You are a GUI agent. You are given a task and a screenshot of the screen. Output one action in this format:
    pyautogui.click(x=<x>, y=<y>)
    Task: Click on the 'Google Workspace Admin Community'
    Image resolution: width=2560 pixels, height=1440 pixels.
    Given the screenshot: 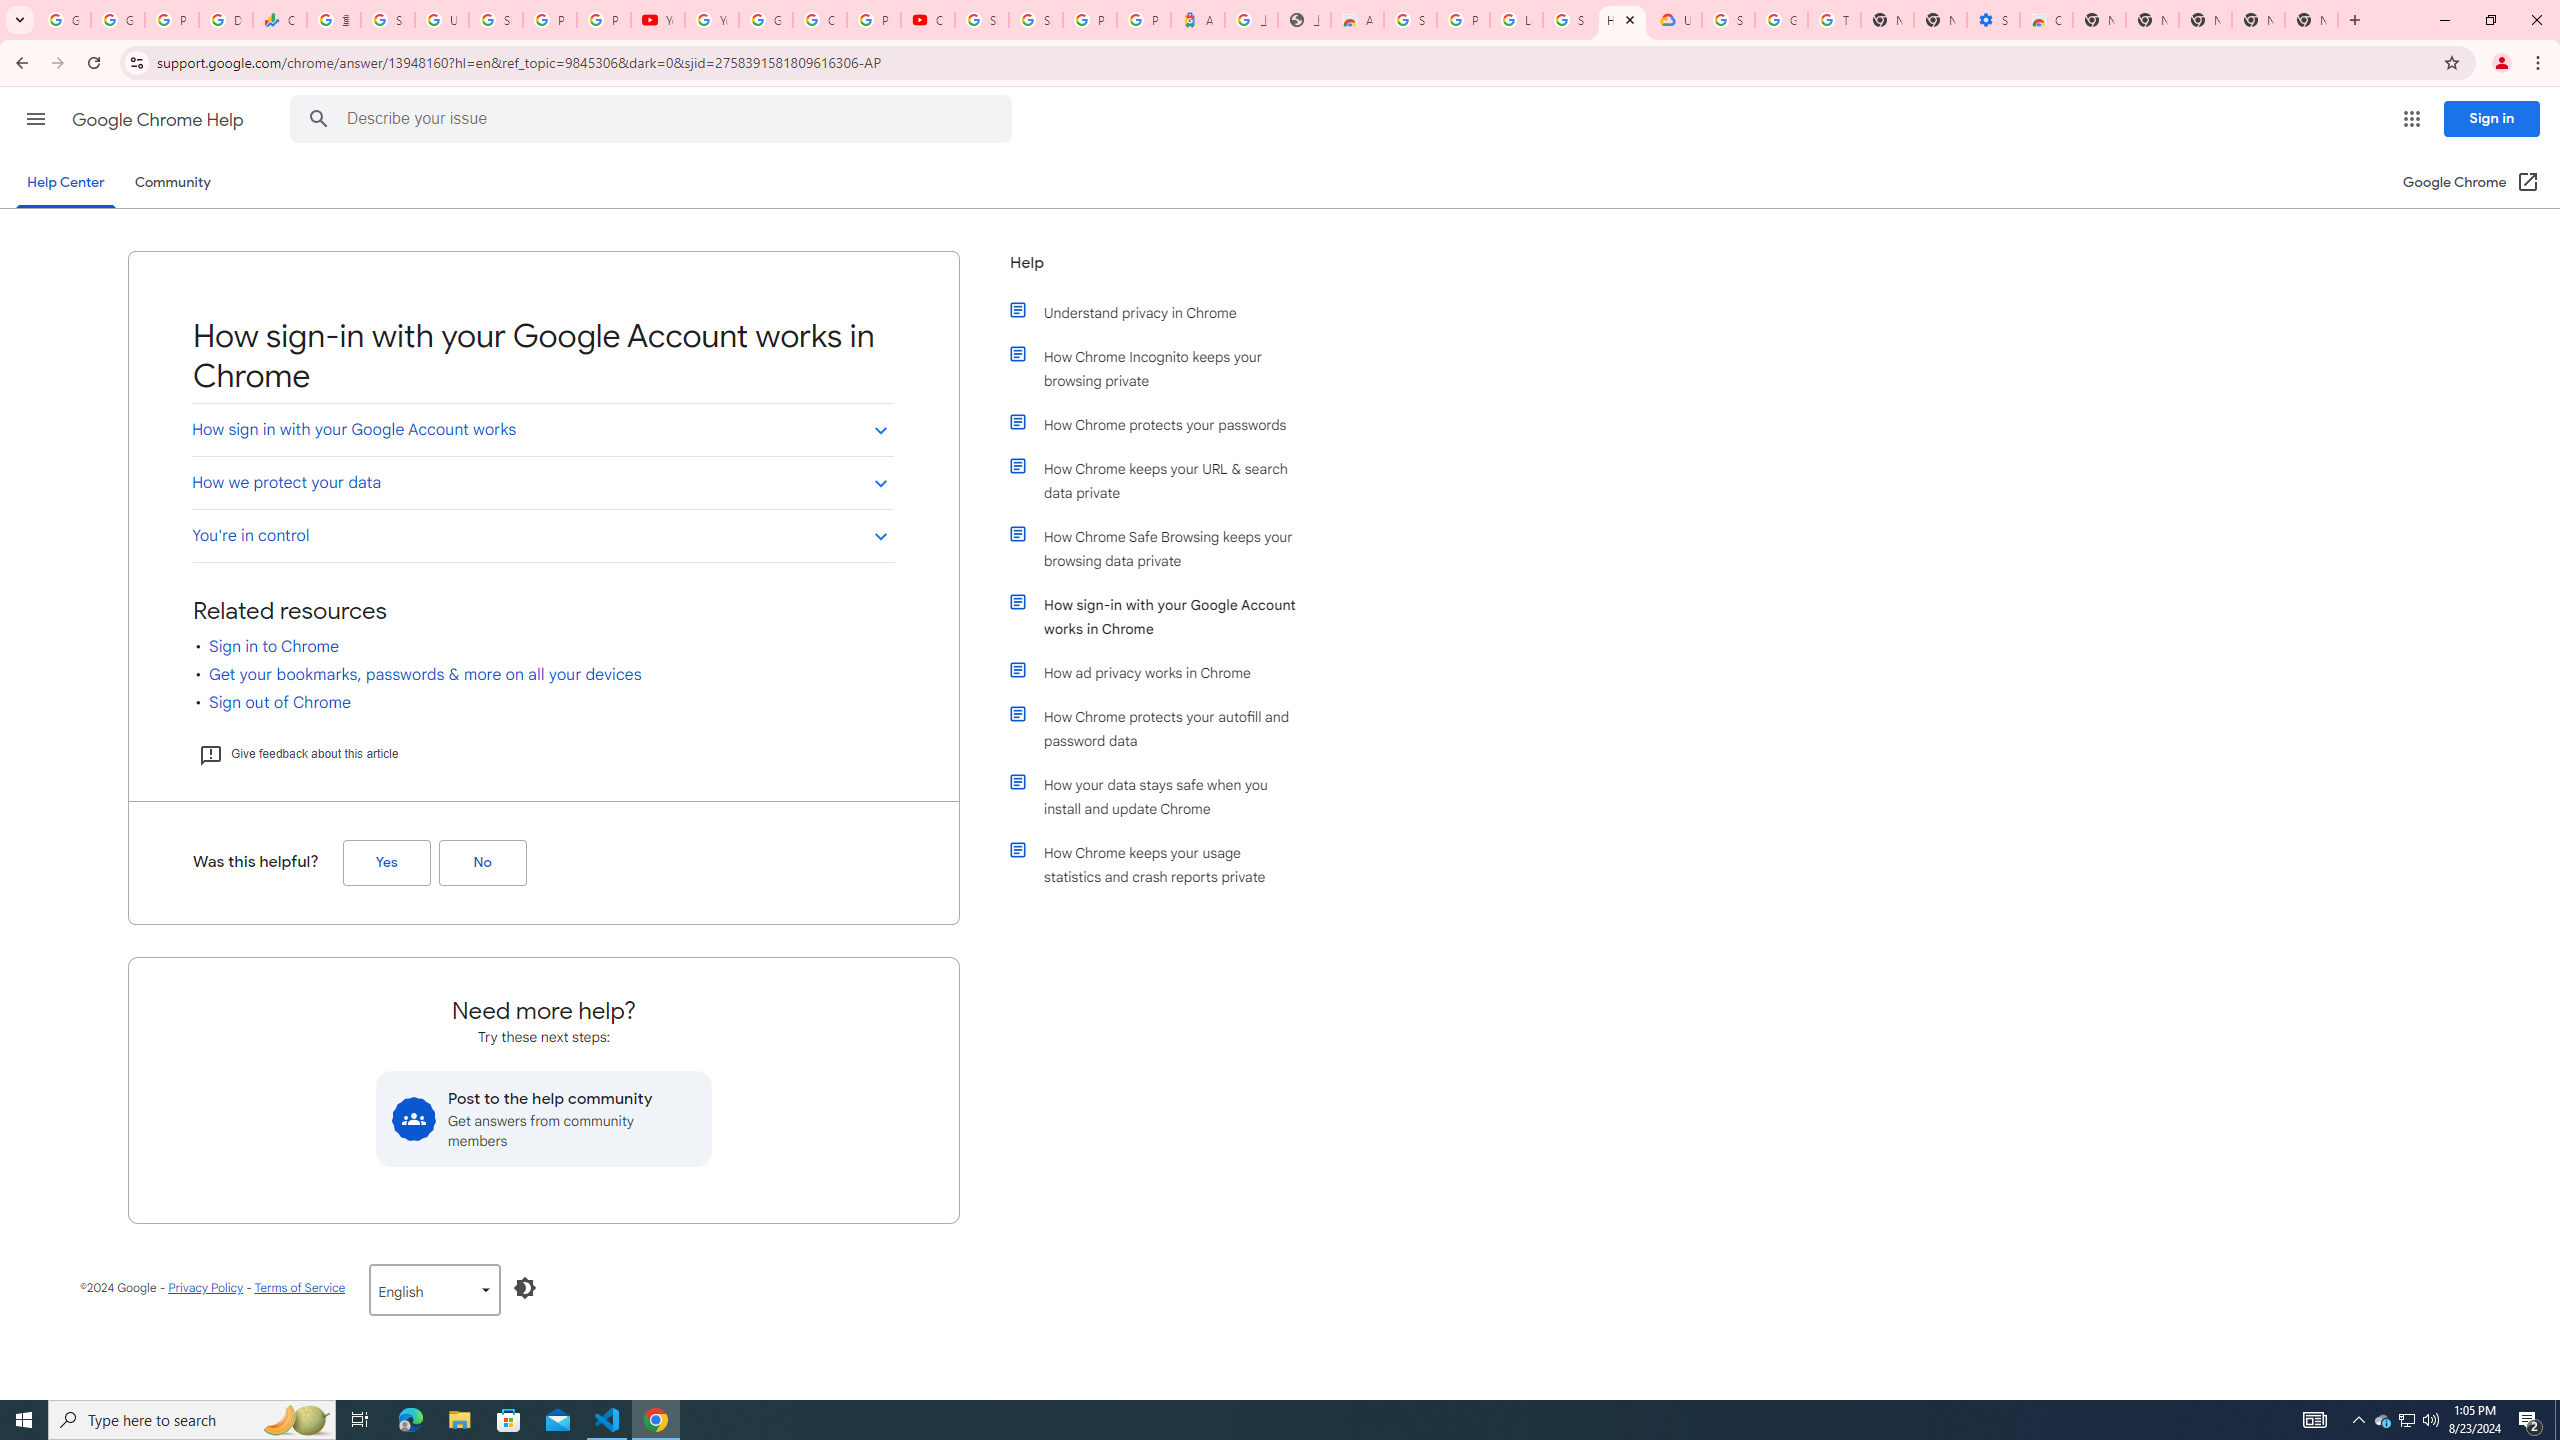 What is the action you would take?
    pyautogui.click(x=64, y=19)
    